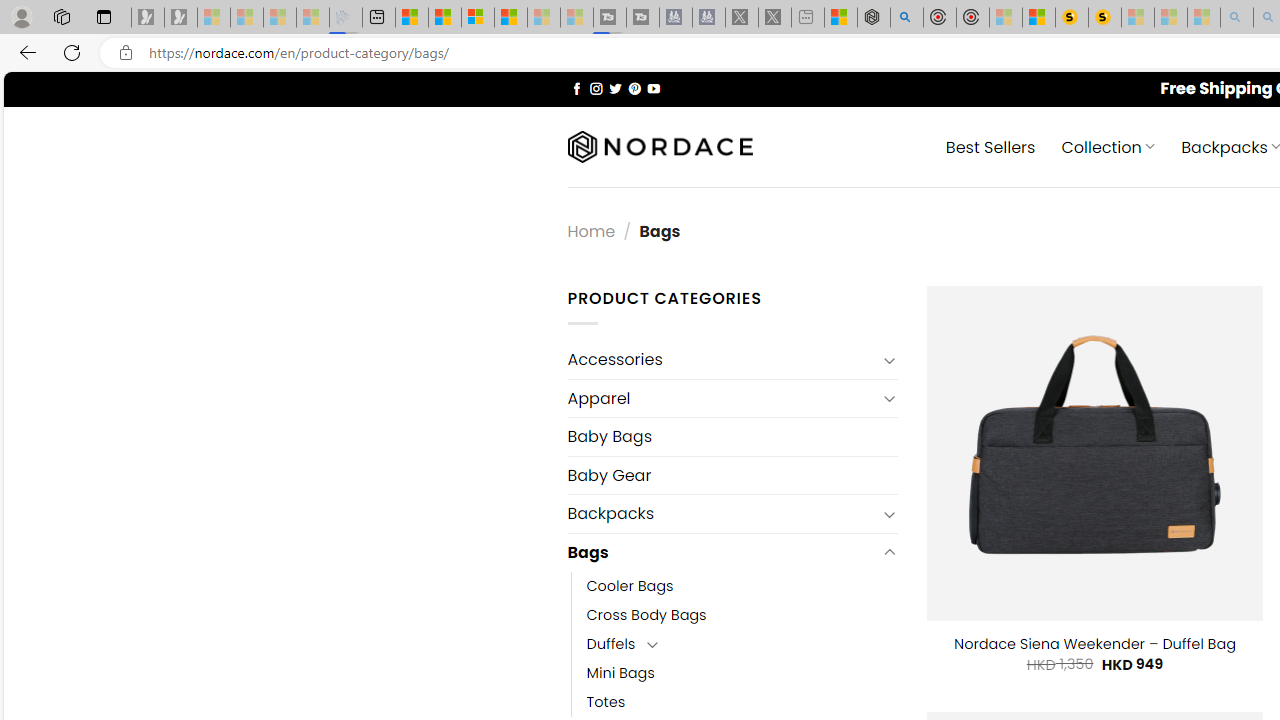  What do you see at coordinates (720, 398) in the screenshot?
I see `'Apparel'` at bounding box center [720, 398].